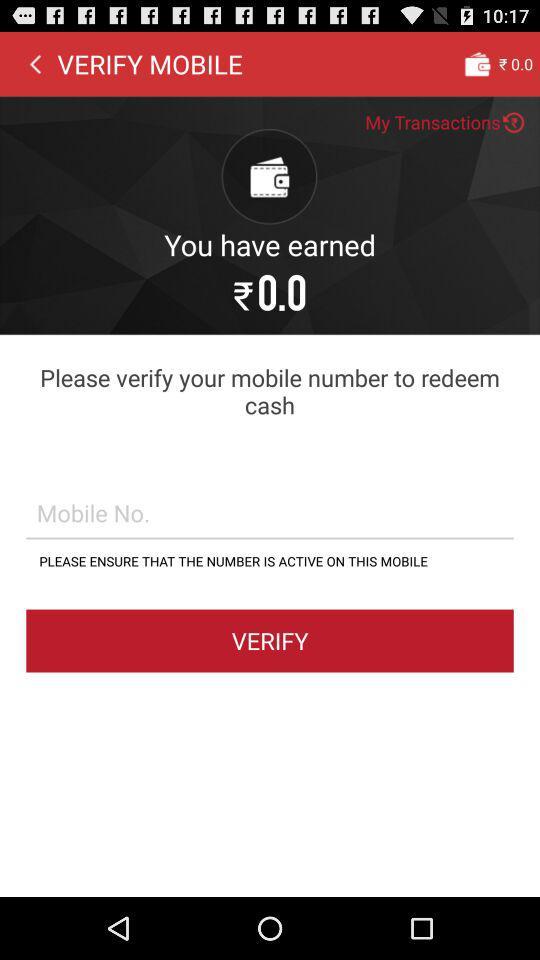 The image size is (540, 960). What do you see at coordinates (35, 68) in the screenshot?
I see `the arrow_backward icon` at bounding box center [35, 68].